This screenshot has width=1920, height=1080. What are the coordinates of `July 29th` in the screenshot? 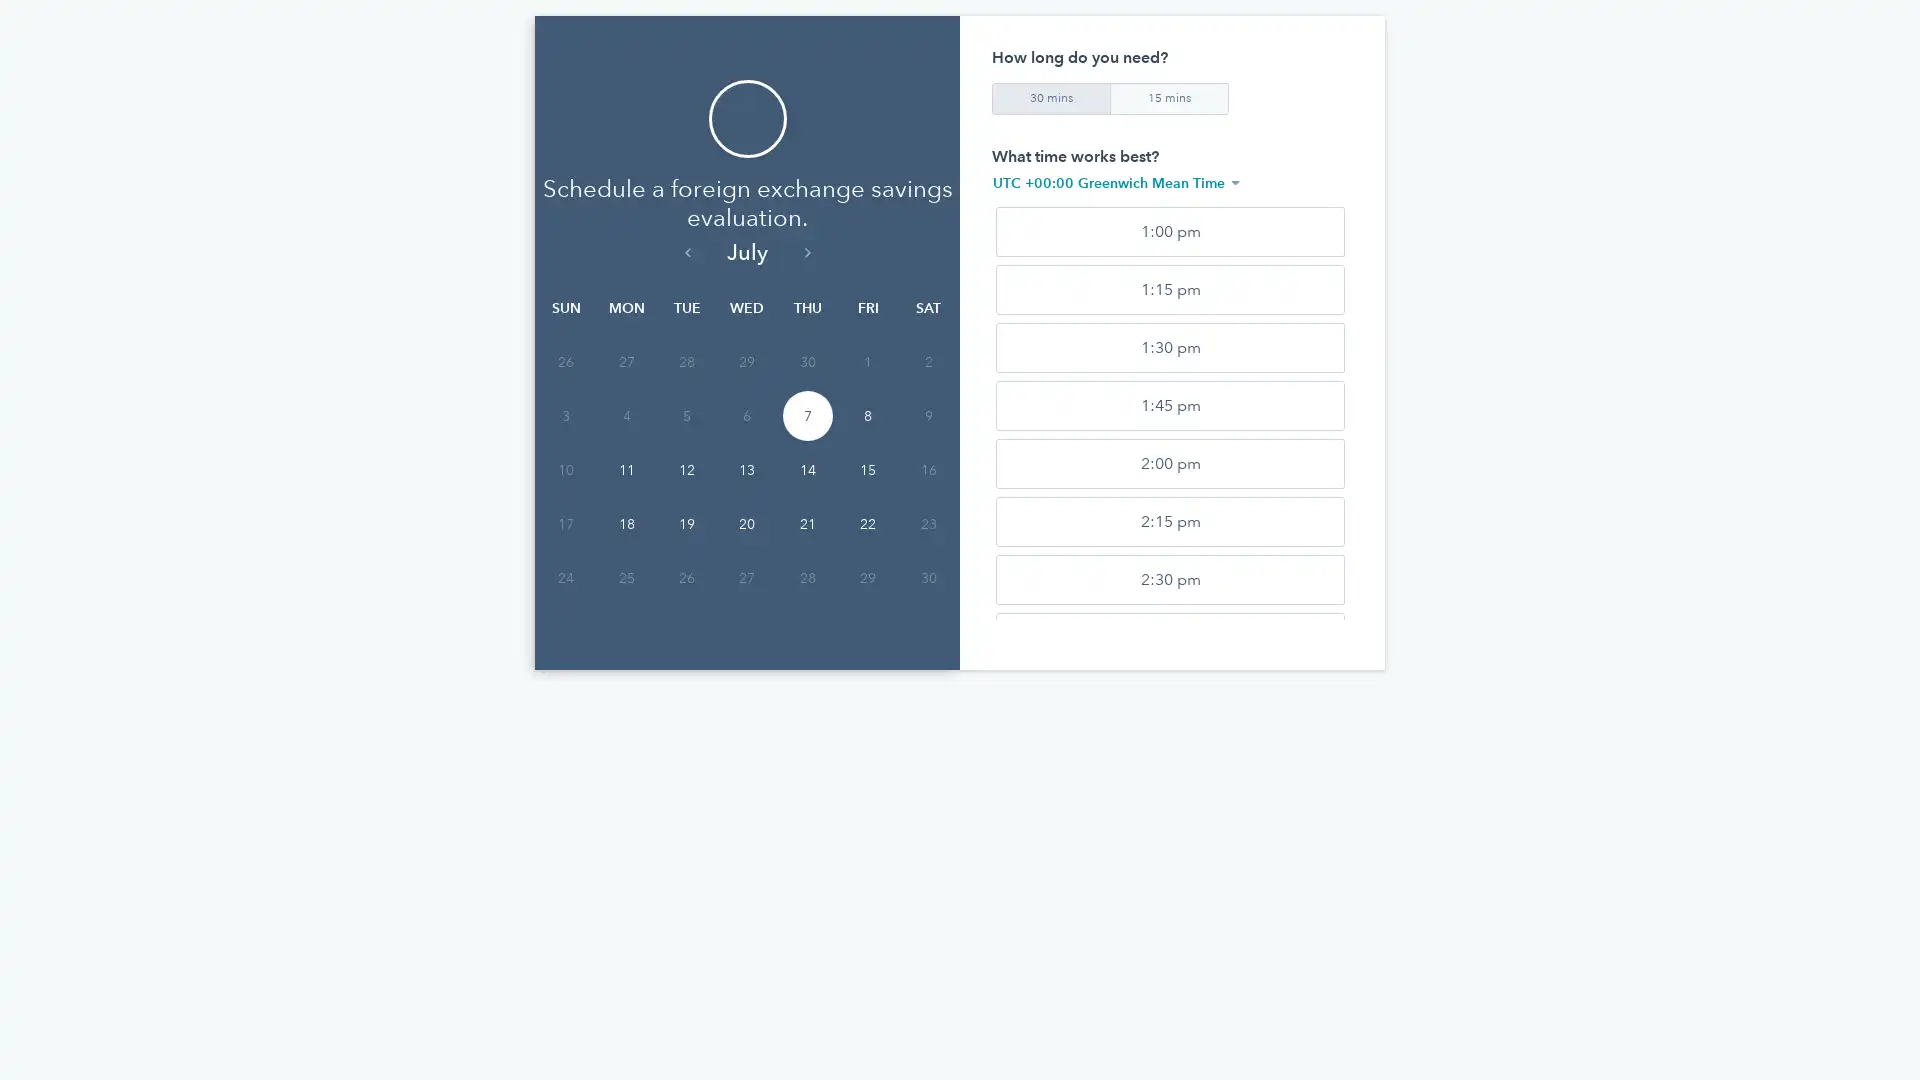 It's located at (868, 578).